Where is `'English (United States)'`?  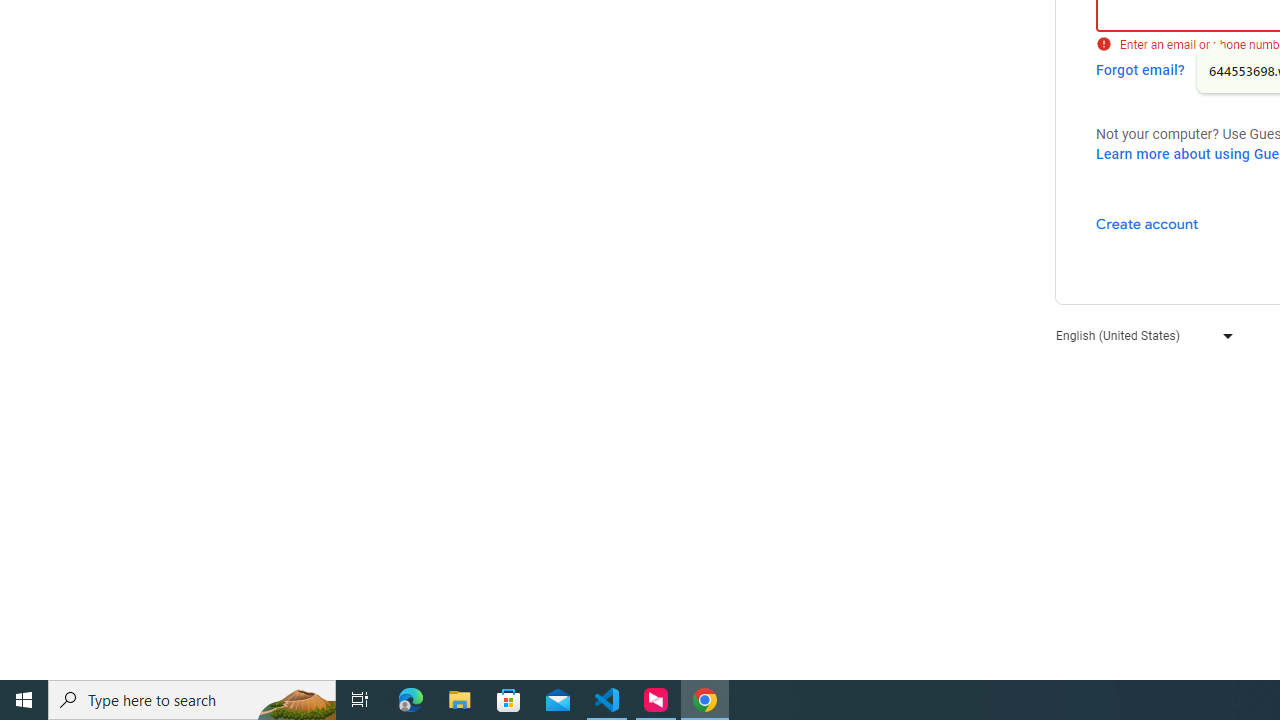
'English (United States)' is located at coordinates (1139, 334).